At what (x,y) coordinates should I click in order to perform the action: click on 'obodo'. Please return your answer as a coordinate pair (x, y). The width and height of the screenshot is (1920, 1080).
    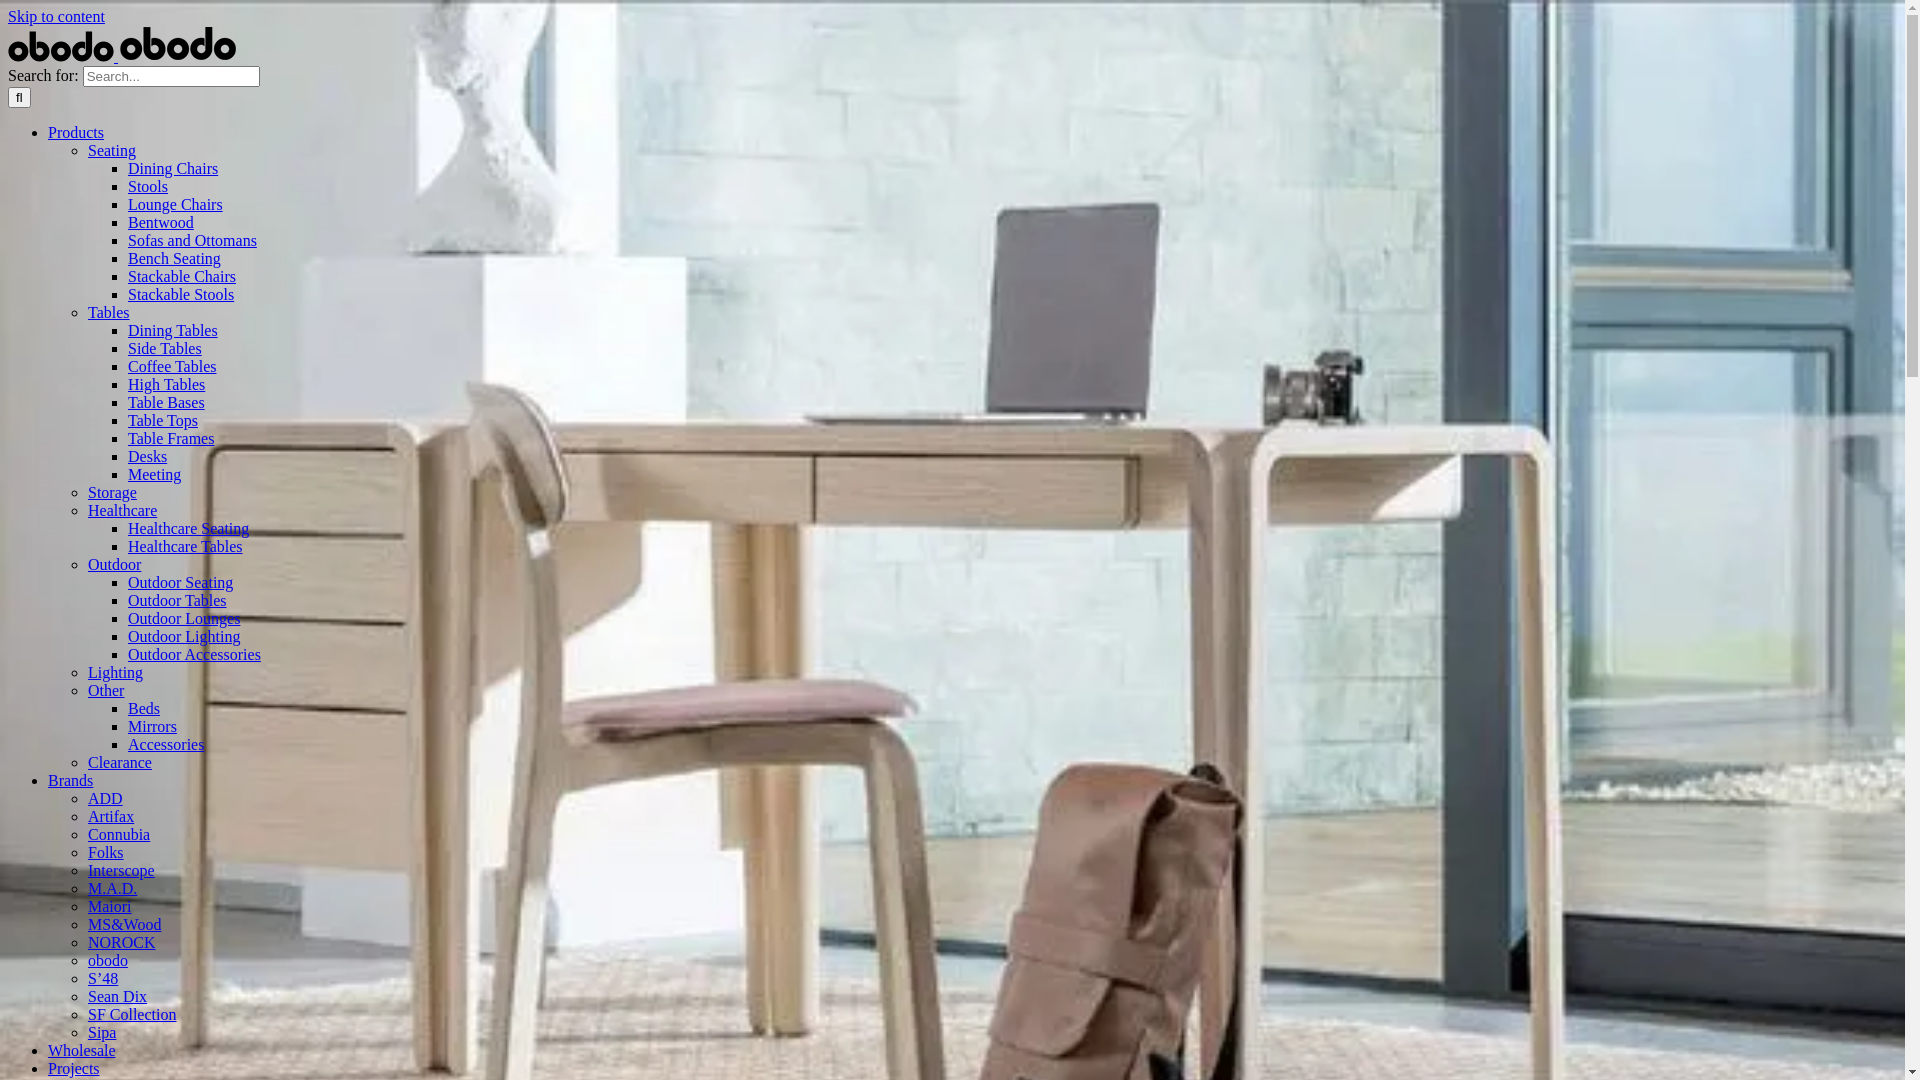
    Looking at the image, I should click on (106, 959).